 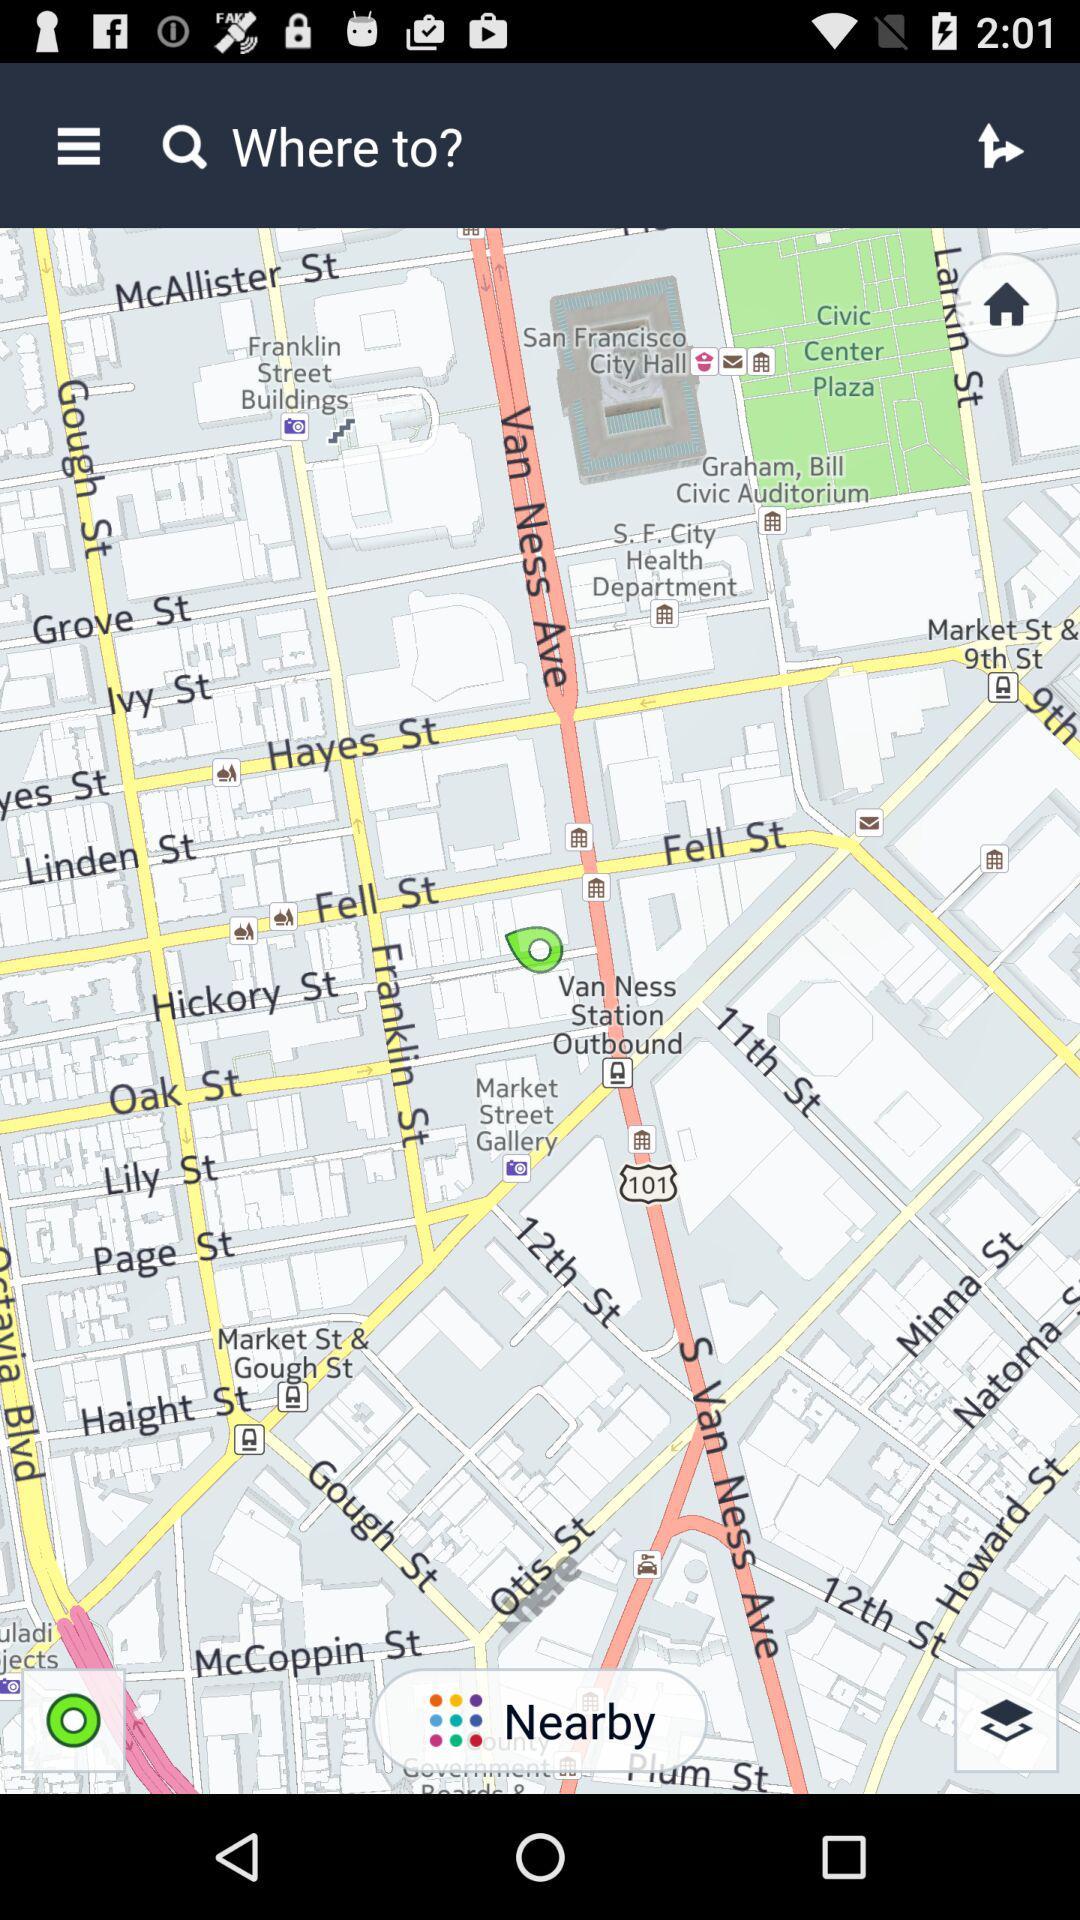 What do you see at coordinates (1006, 1840) in the screenshot?
I see `the layers icon` at bounding box center [1006, 1840].